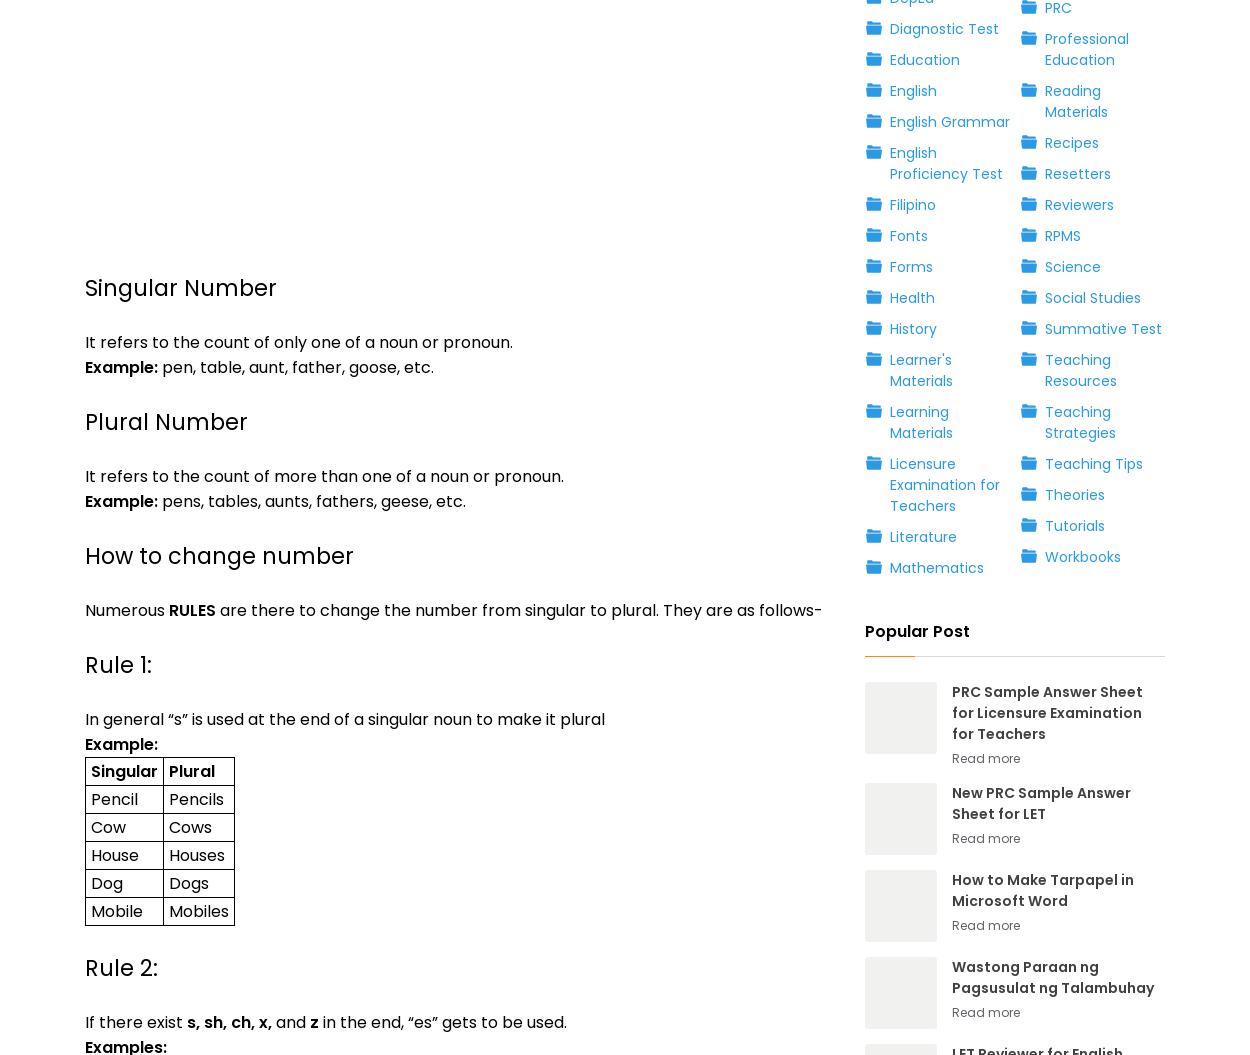  Describe the element at coordinates (160, 332) in the screenshot. I see `'NON-STOP TEACHING'` at that location.